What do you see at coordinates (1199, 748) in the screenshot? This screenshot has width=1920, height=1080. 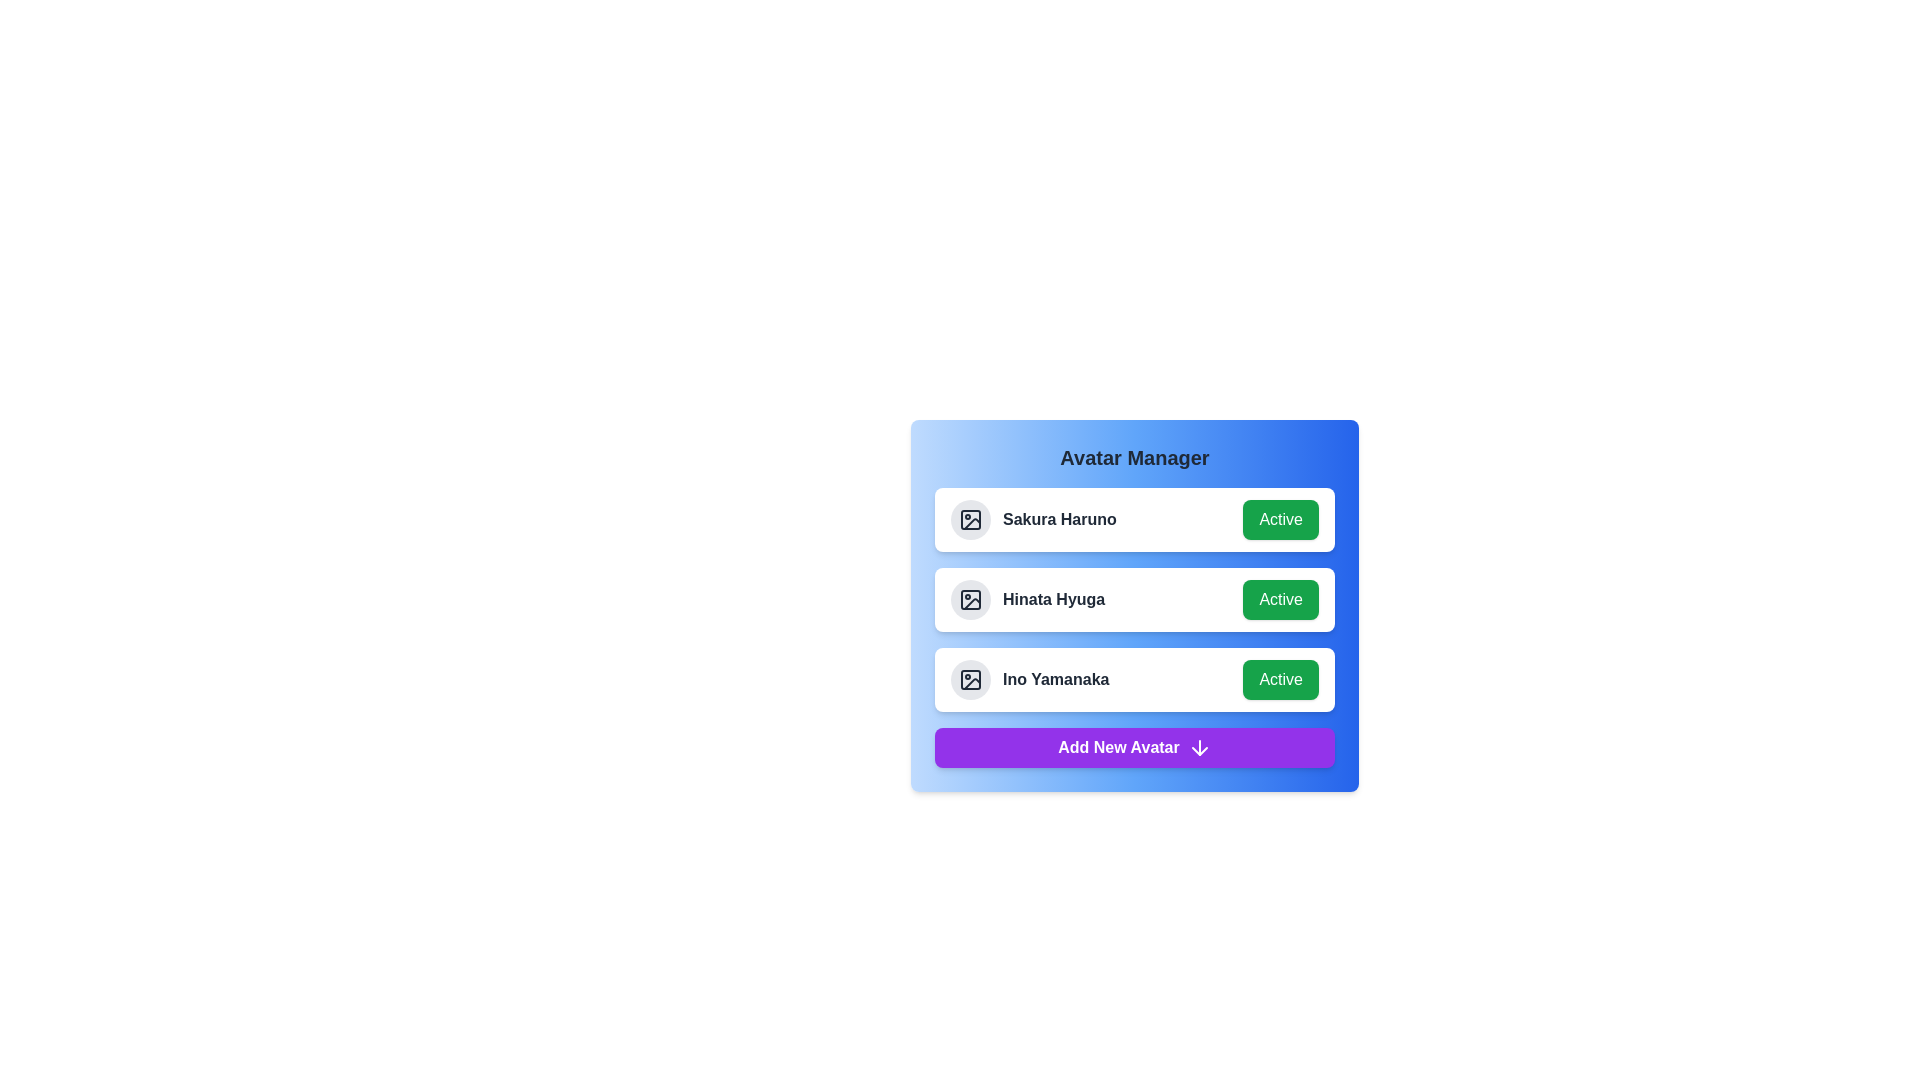 I see `the arrow-down icon located to the right of the 'Add New Avatar' button` at bounding box center [1199, 748].